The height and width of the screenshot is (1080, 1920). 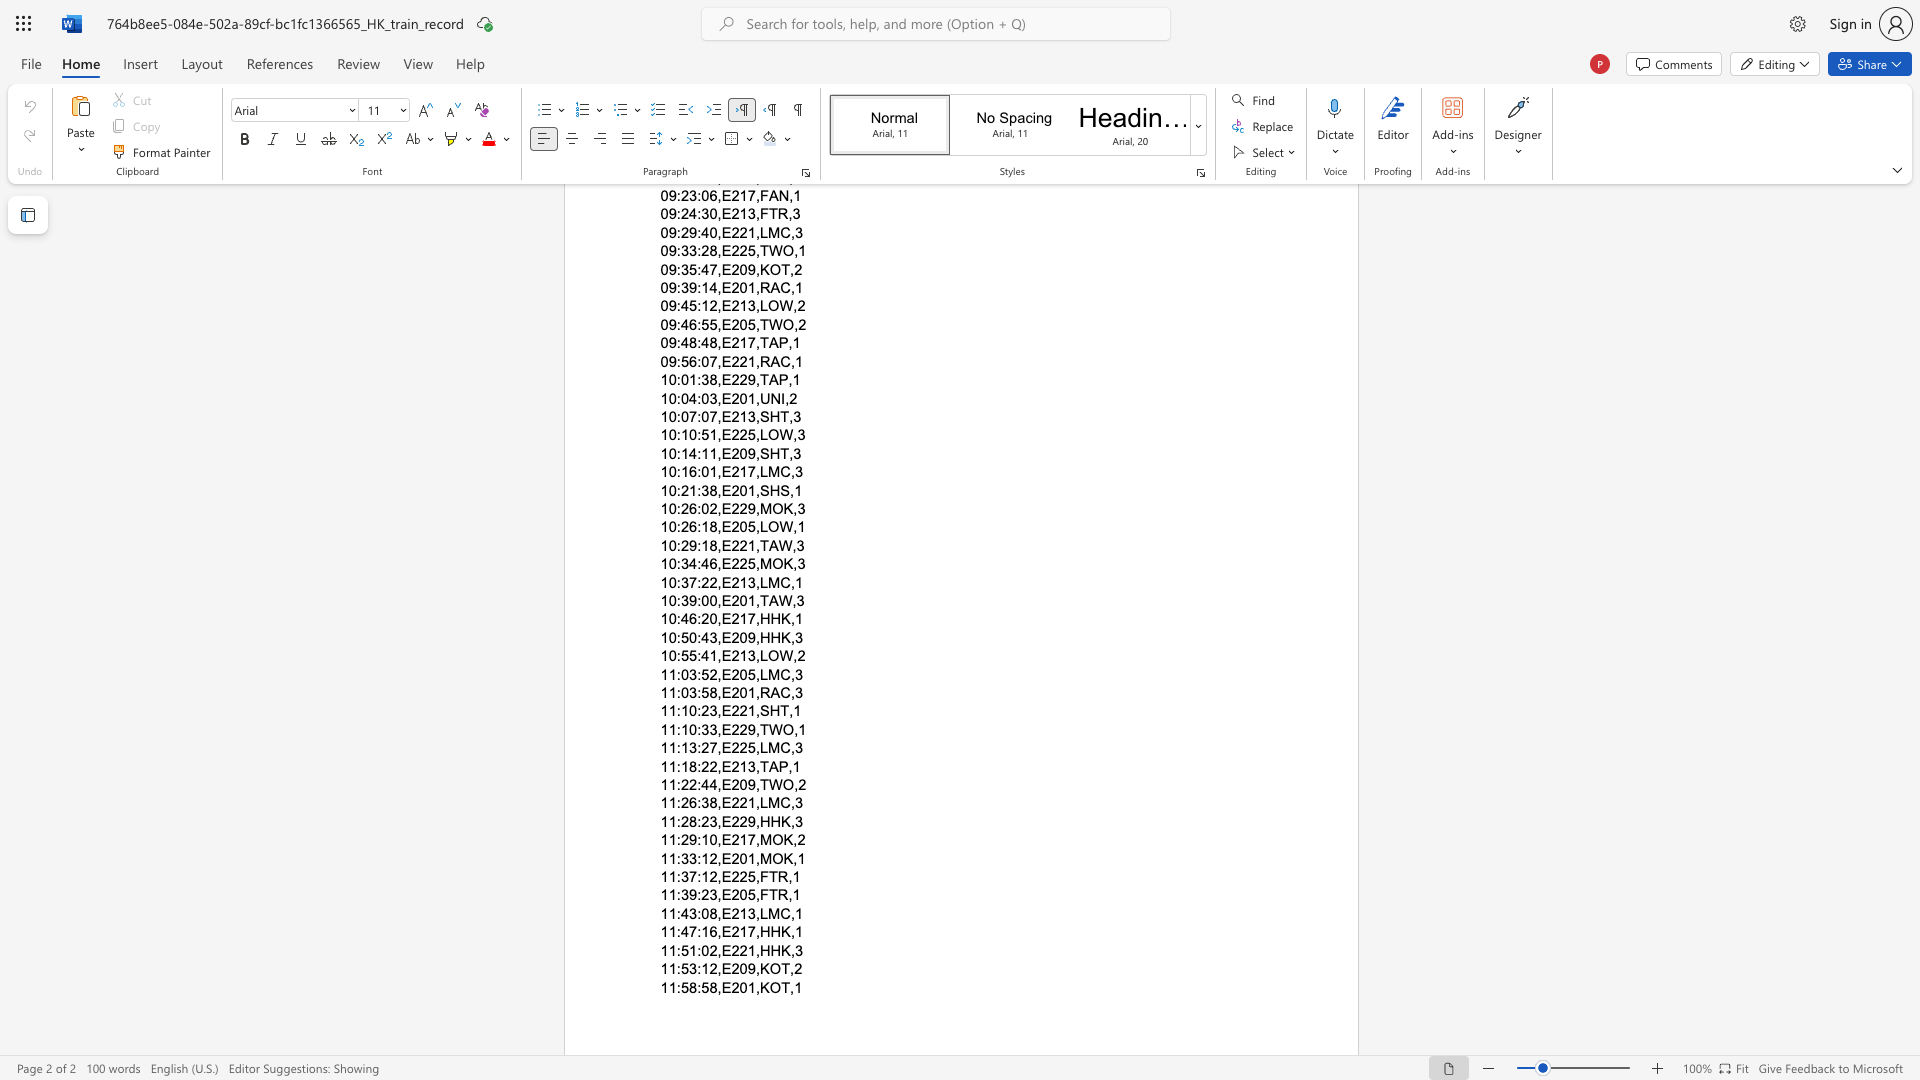 What do you see at coordinates (730, 692) in the screenshot?
I see `the subset text "201,RAC,3" within the text "11:03:58,E201,RAC,3"` at bounding box center [730, 692].